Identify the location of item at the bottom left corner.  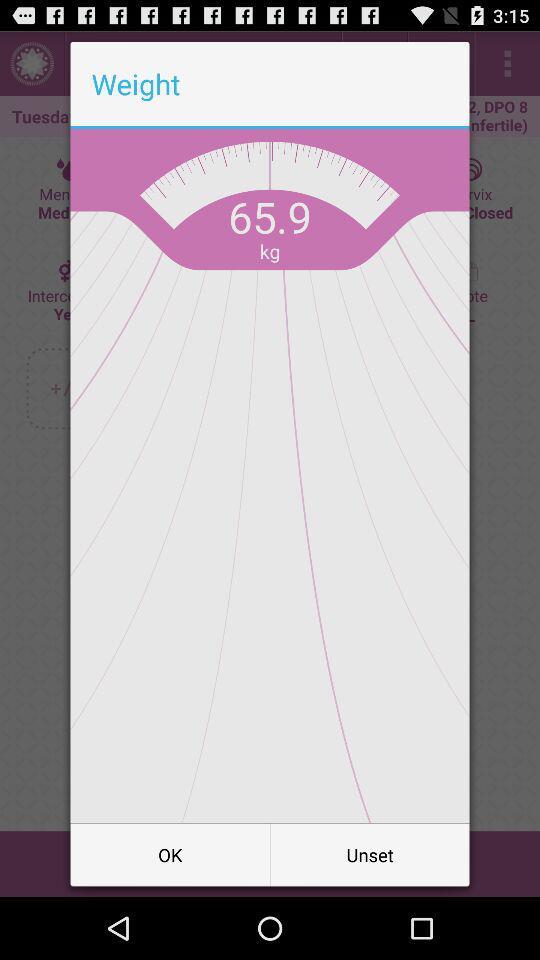
(170, 853).